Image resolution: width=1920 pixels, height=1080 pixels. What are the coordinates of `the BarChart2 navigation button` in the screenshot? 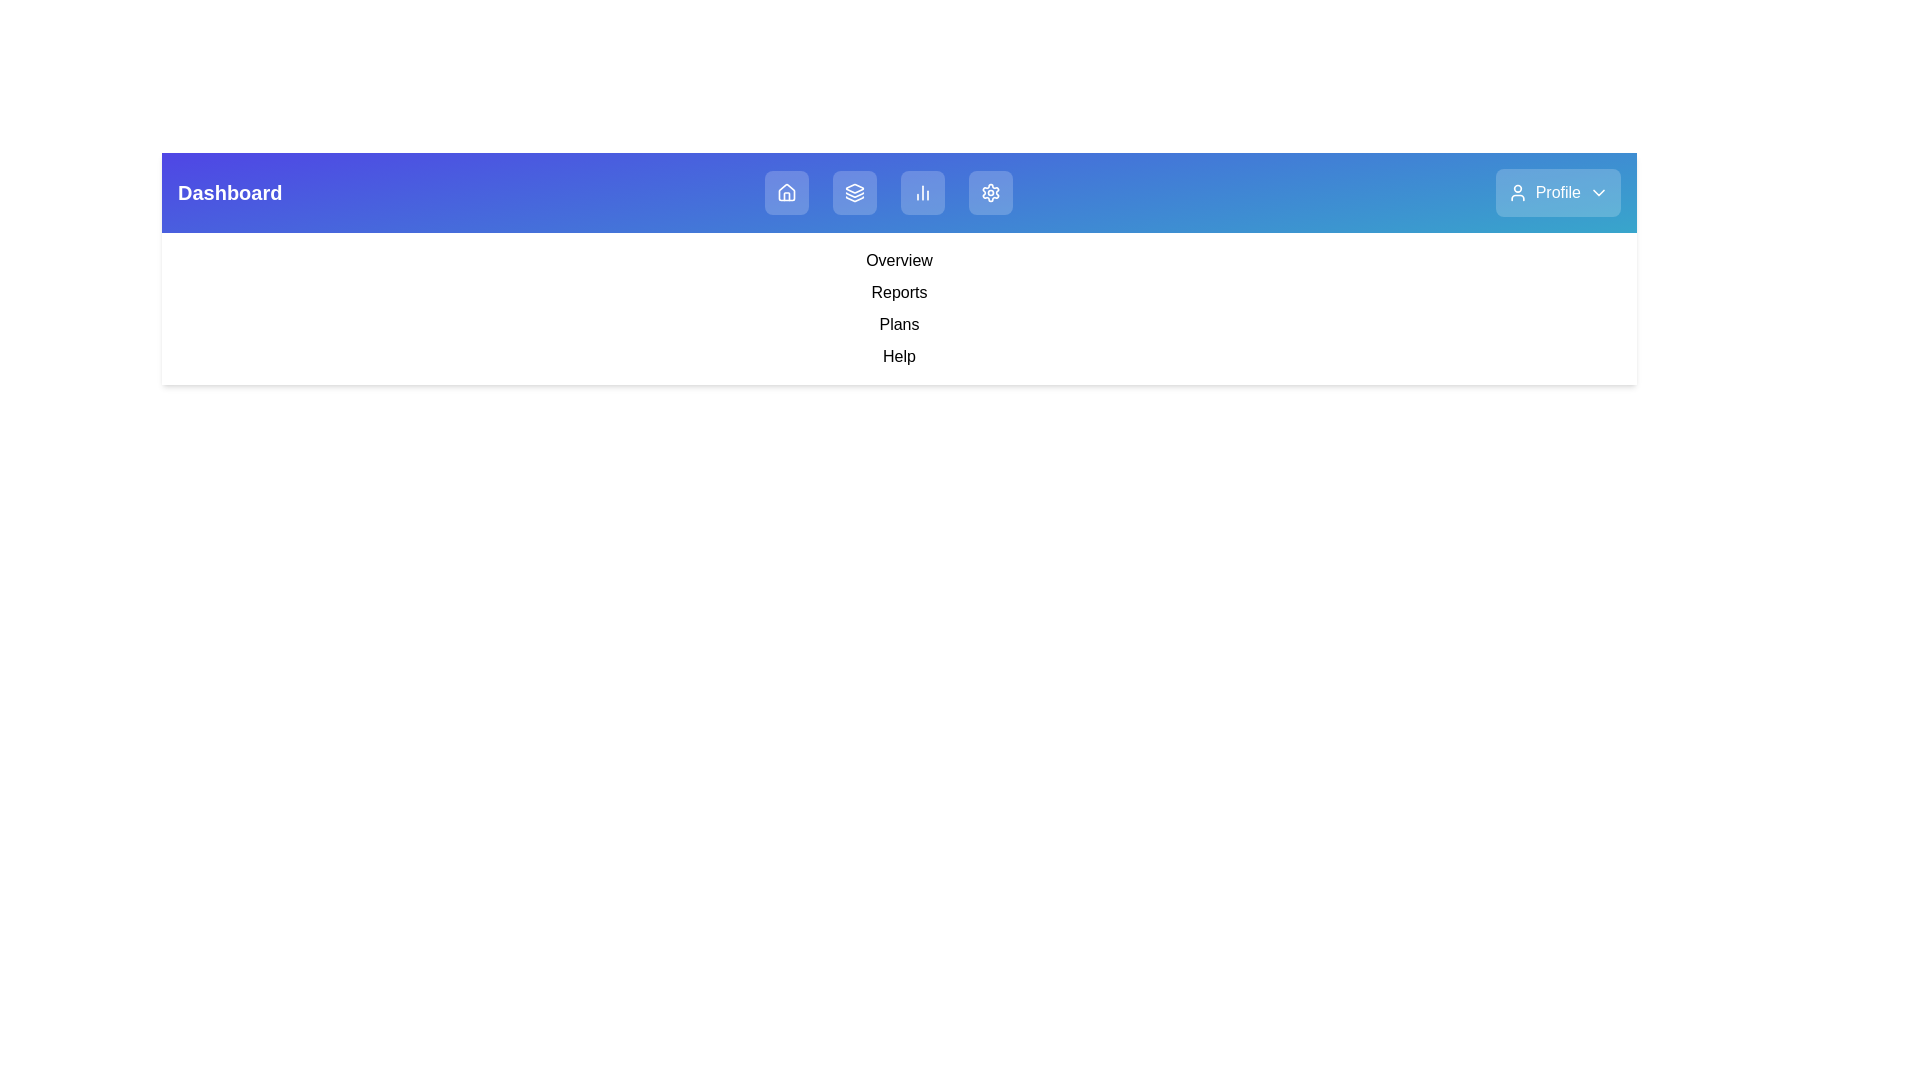 It's located at (922, 192).